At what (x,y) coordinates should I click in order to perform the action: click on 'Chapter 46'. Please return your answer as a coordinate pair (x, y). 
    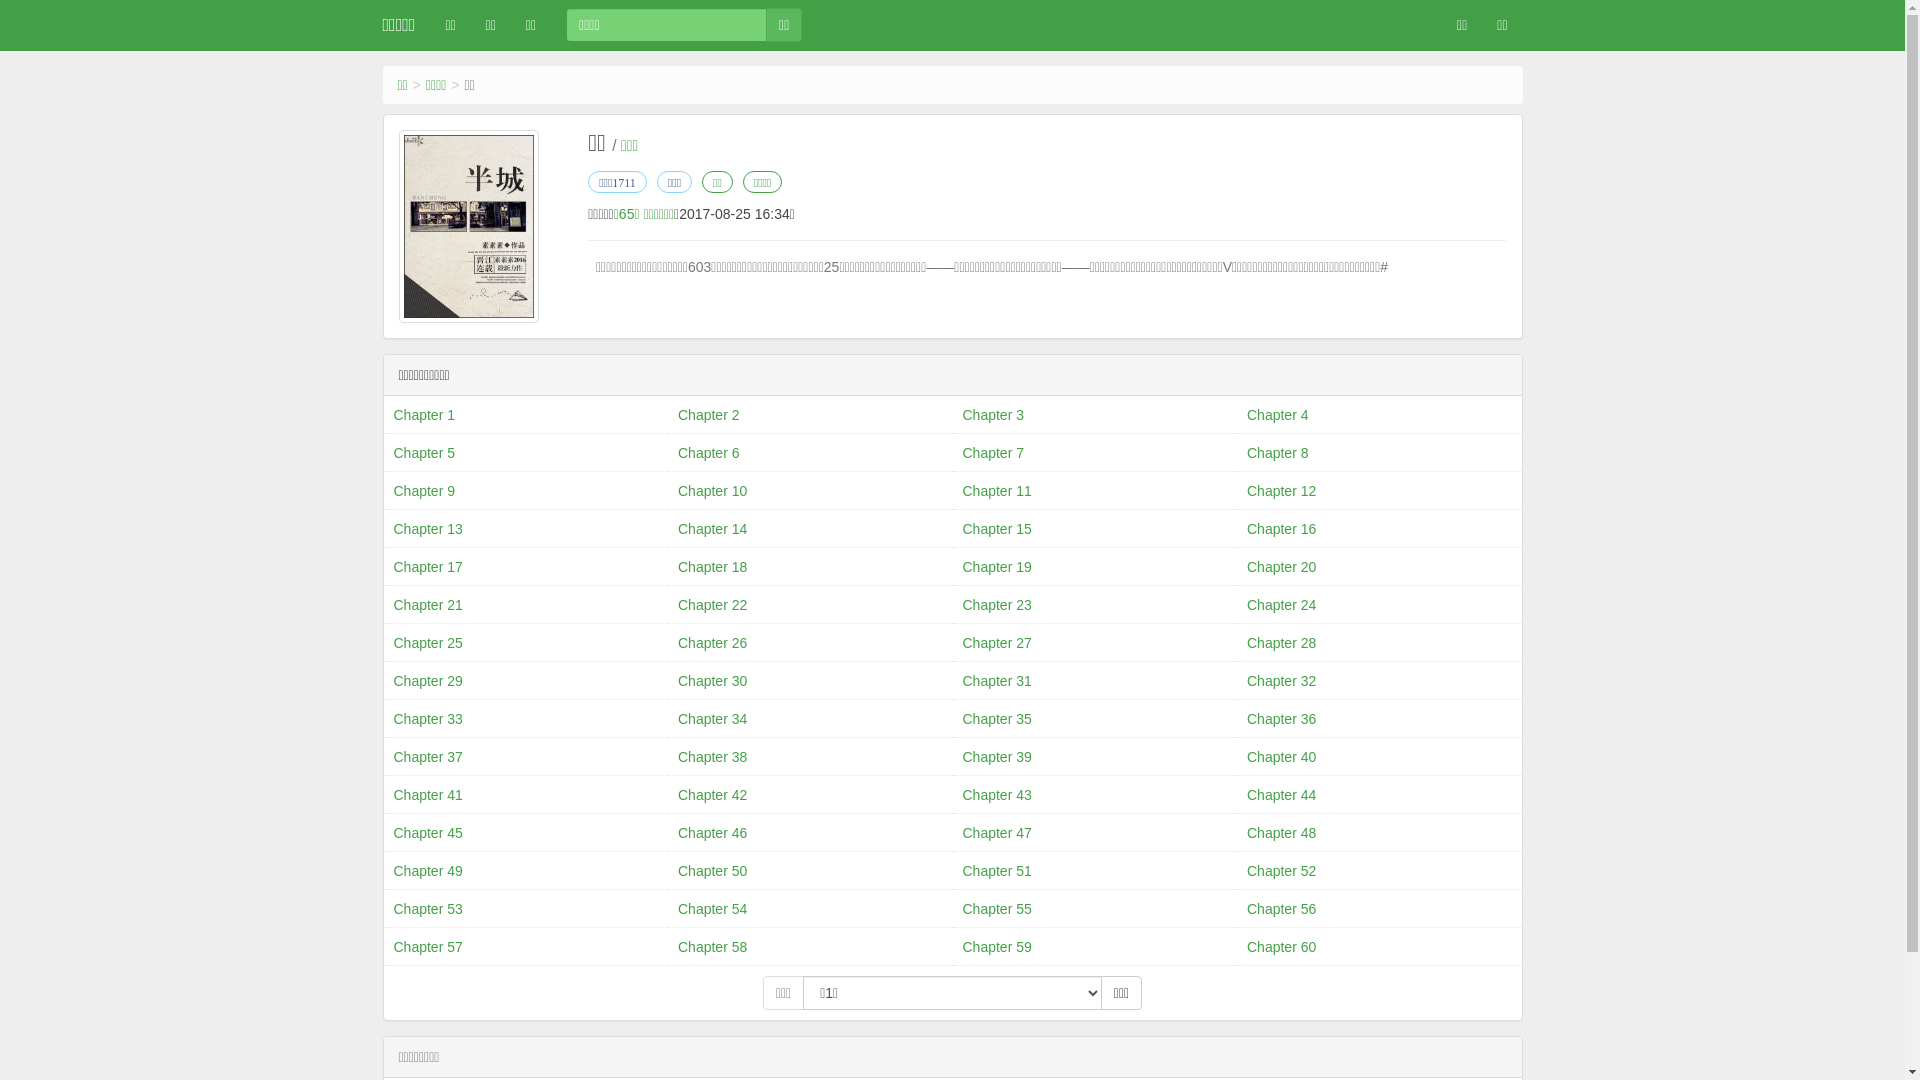
    Looking at the image, I should click on (677, 833).